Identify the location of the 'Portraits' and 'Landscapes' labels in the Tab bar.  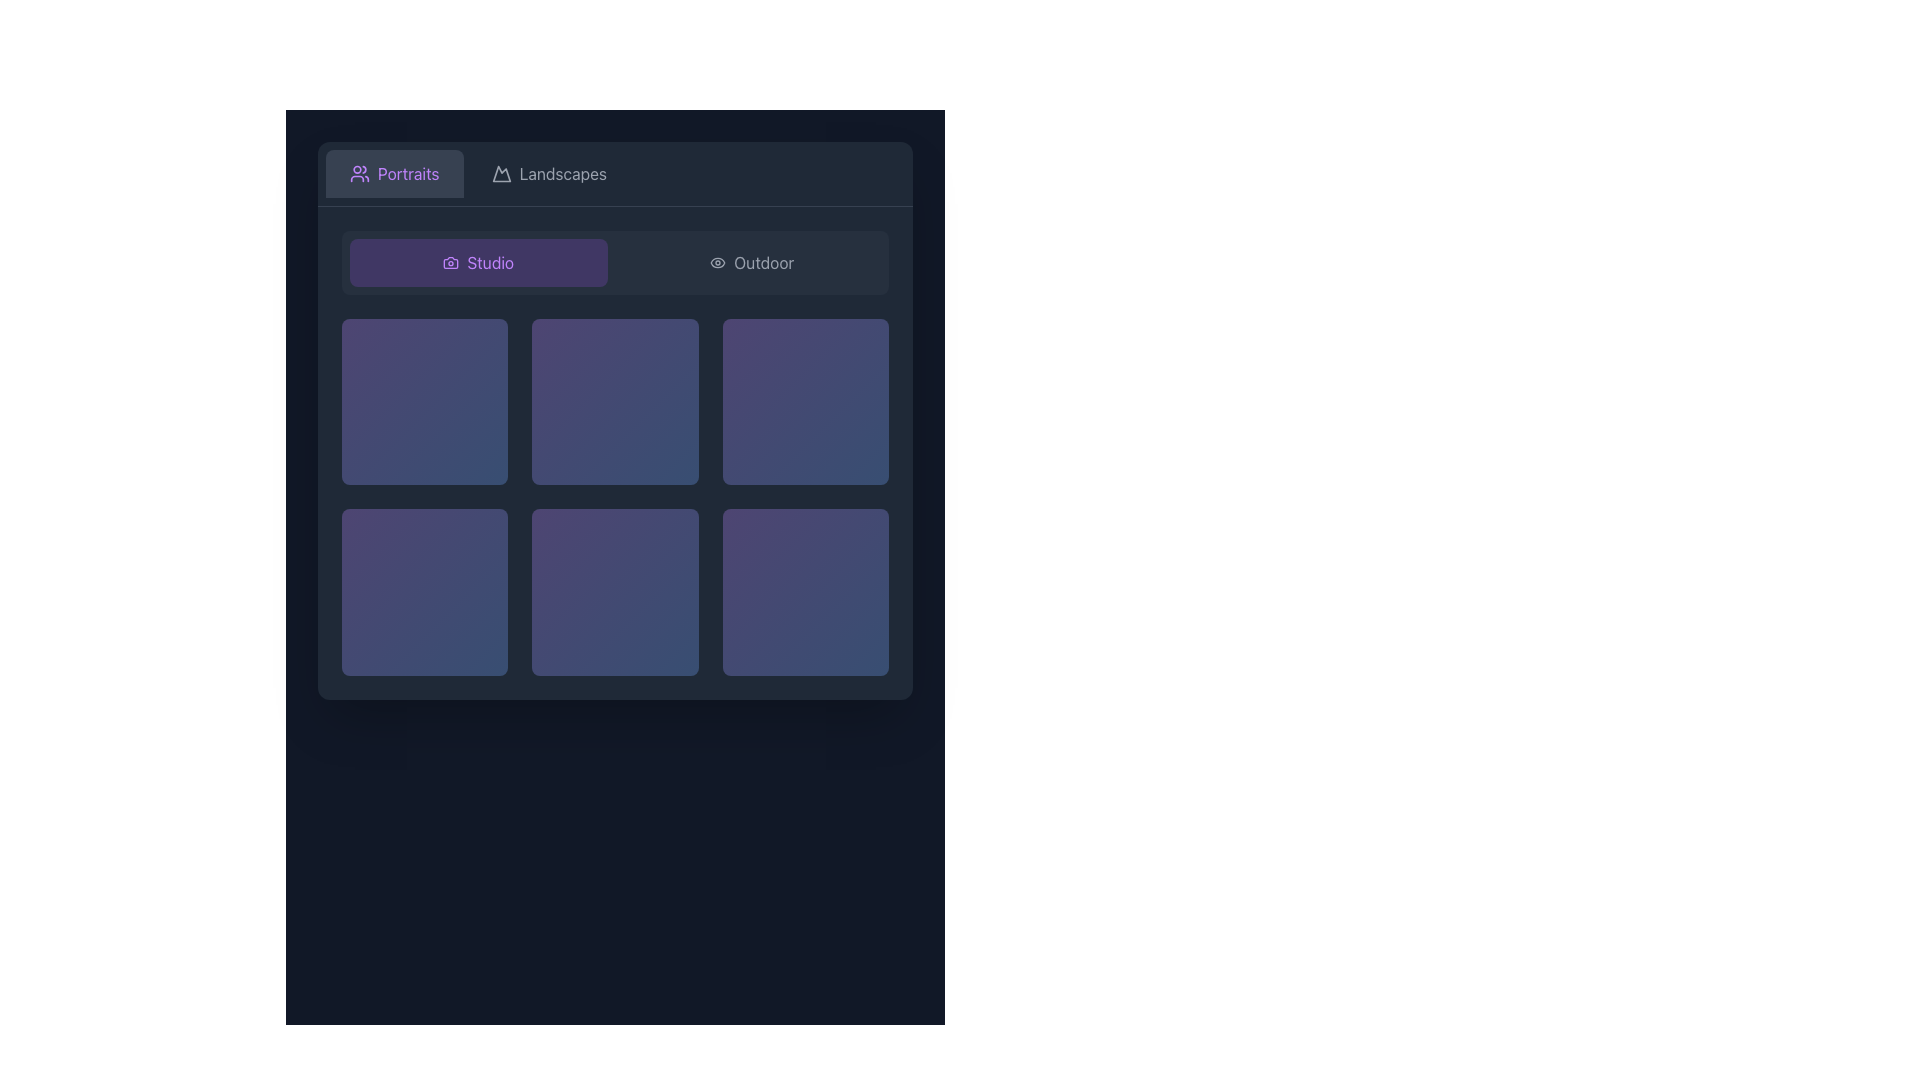
(614, 172).